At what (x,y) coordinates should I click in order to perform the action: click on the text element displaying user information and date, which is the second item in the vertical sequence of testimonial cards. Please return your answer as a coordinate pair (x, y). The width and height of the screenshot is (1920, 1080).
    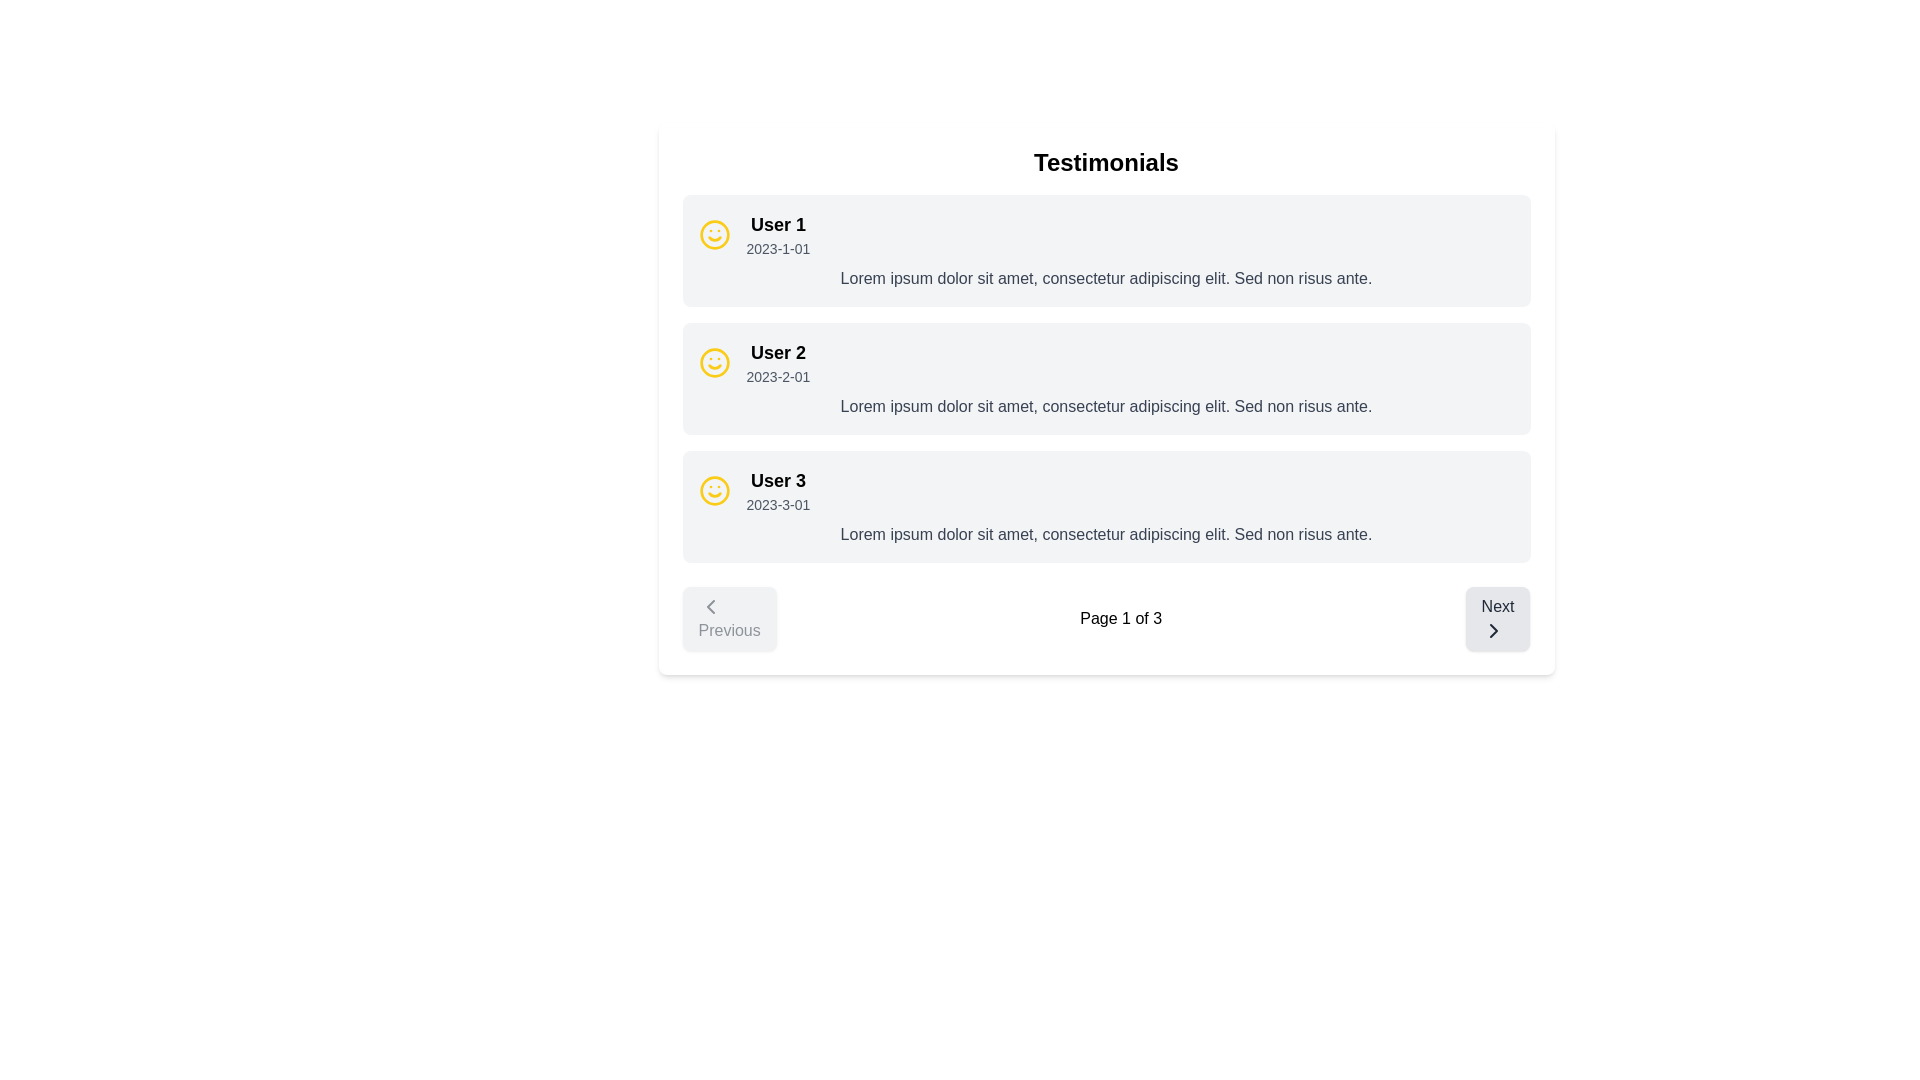
    Looking at the image, I should click on (777, 362).